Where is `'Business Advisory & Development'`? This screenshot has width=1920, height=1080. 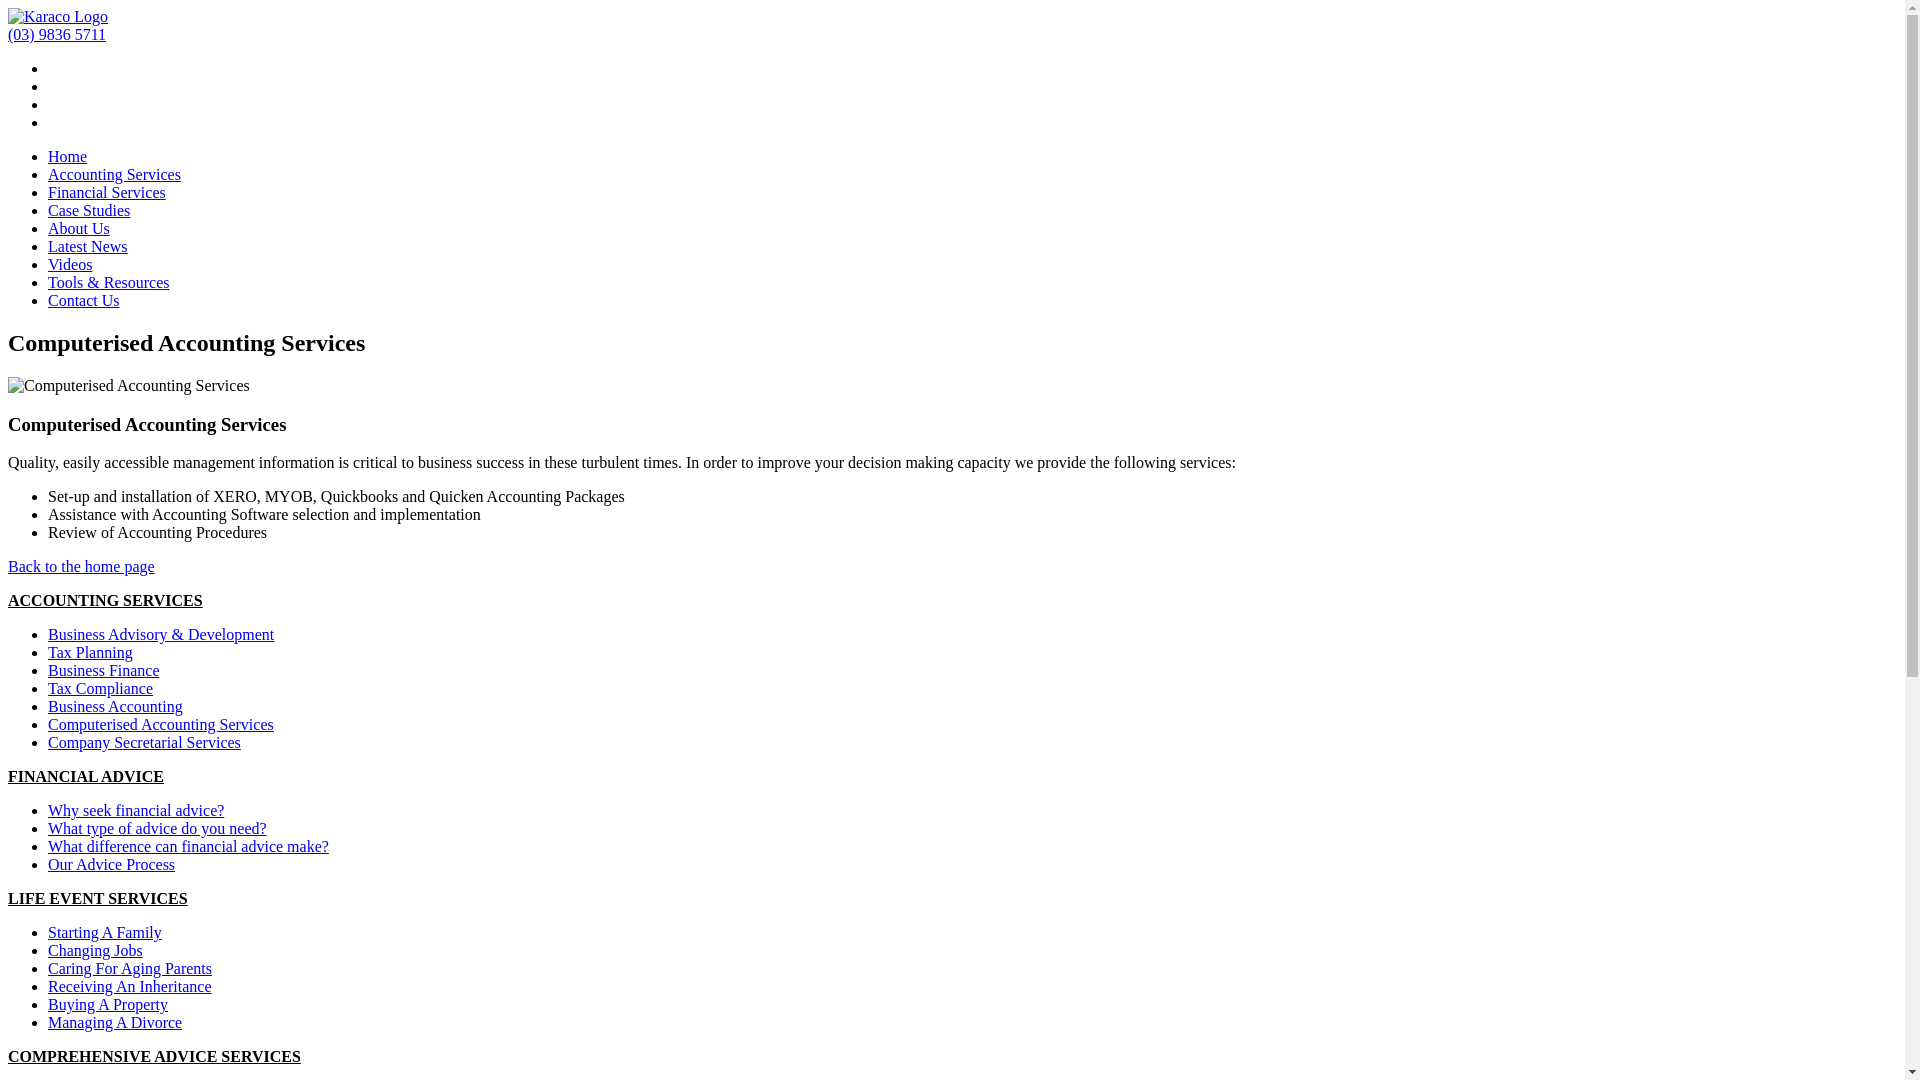 'Business Advisory & Development' is located at coordinates (161, 634).